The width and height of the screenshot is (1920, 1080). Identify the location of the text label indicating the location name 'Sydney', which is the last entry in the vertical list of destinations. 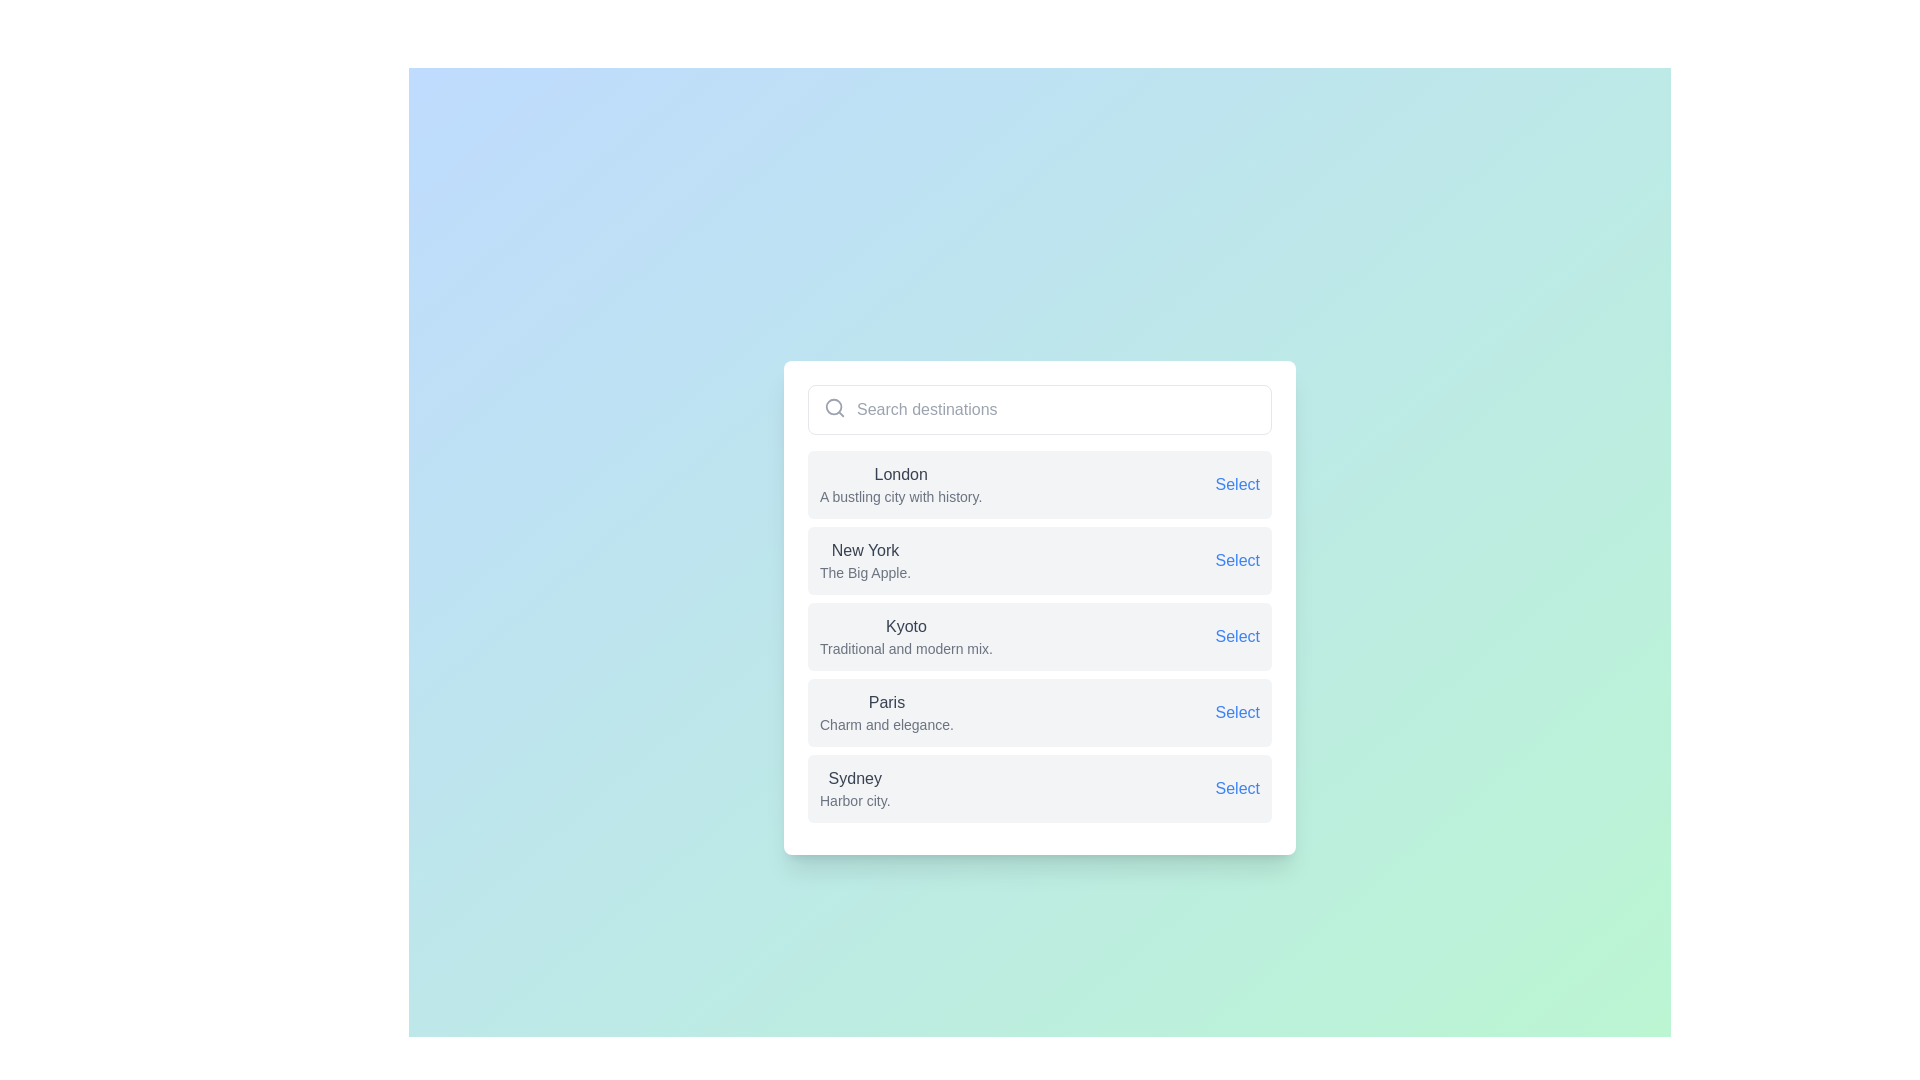
(855, 778).